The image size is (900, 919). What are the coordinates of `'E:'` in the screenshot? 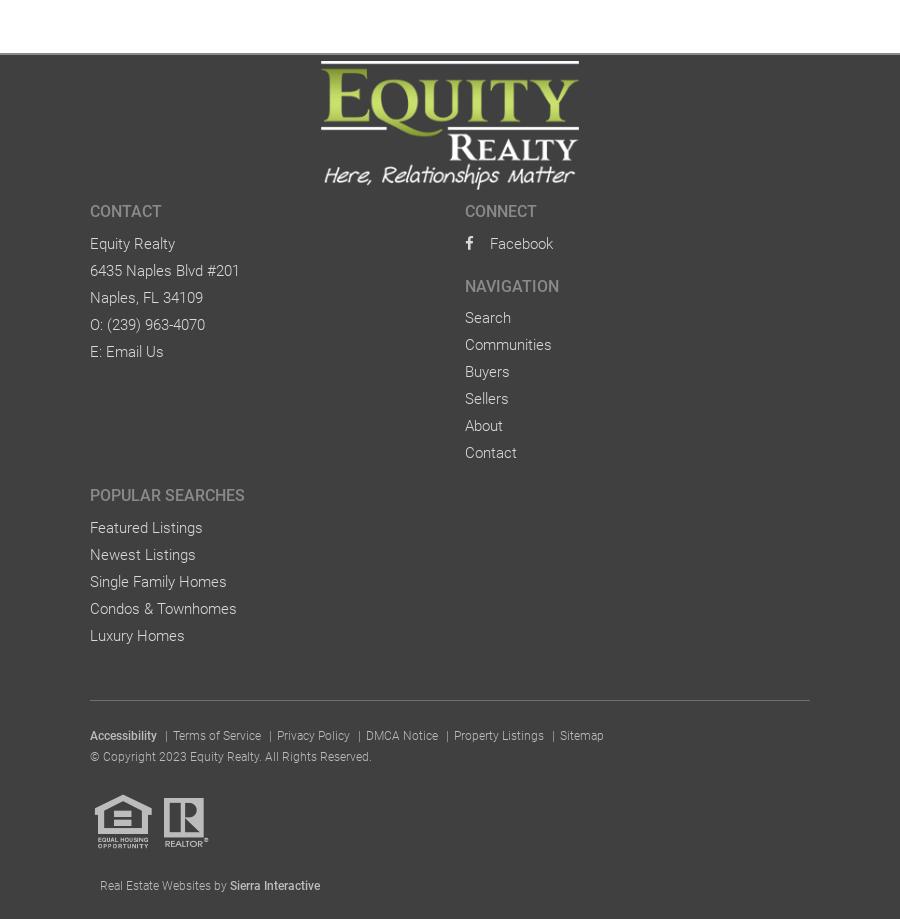 It's located at (97, 349).